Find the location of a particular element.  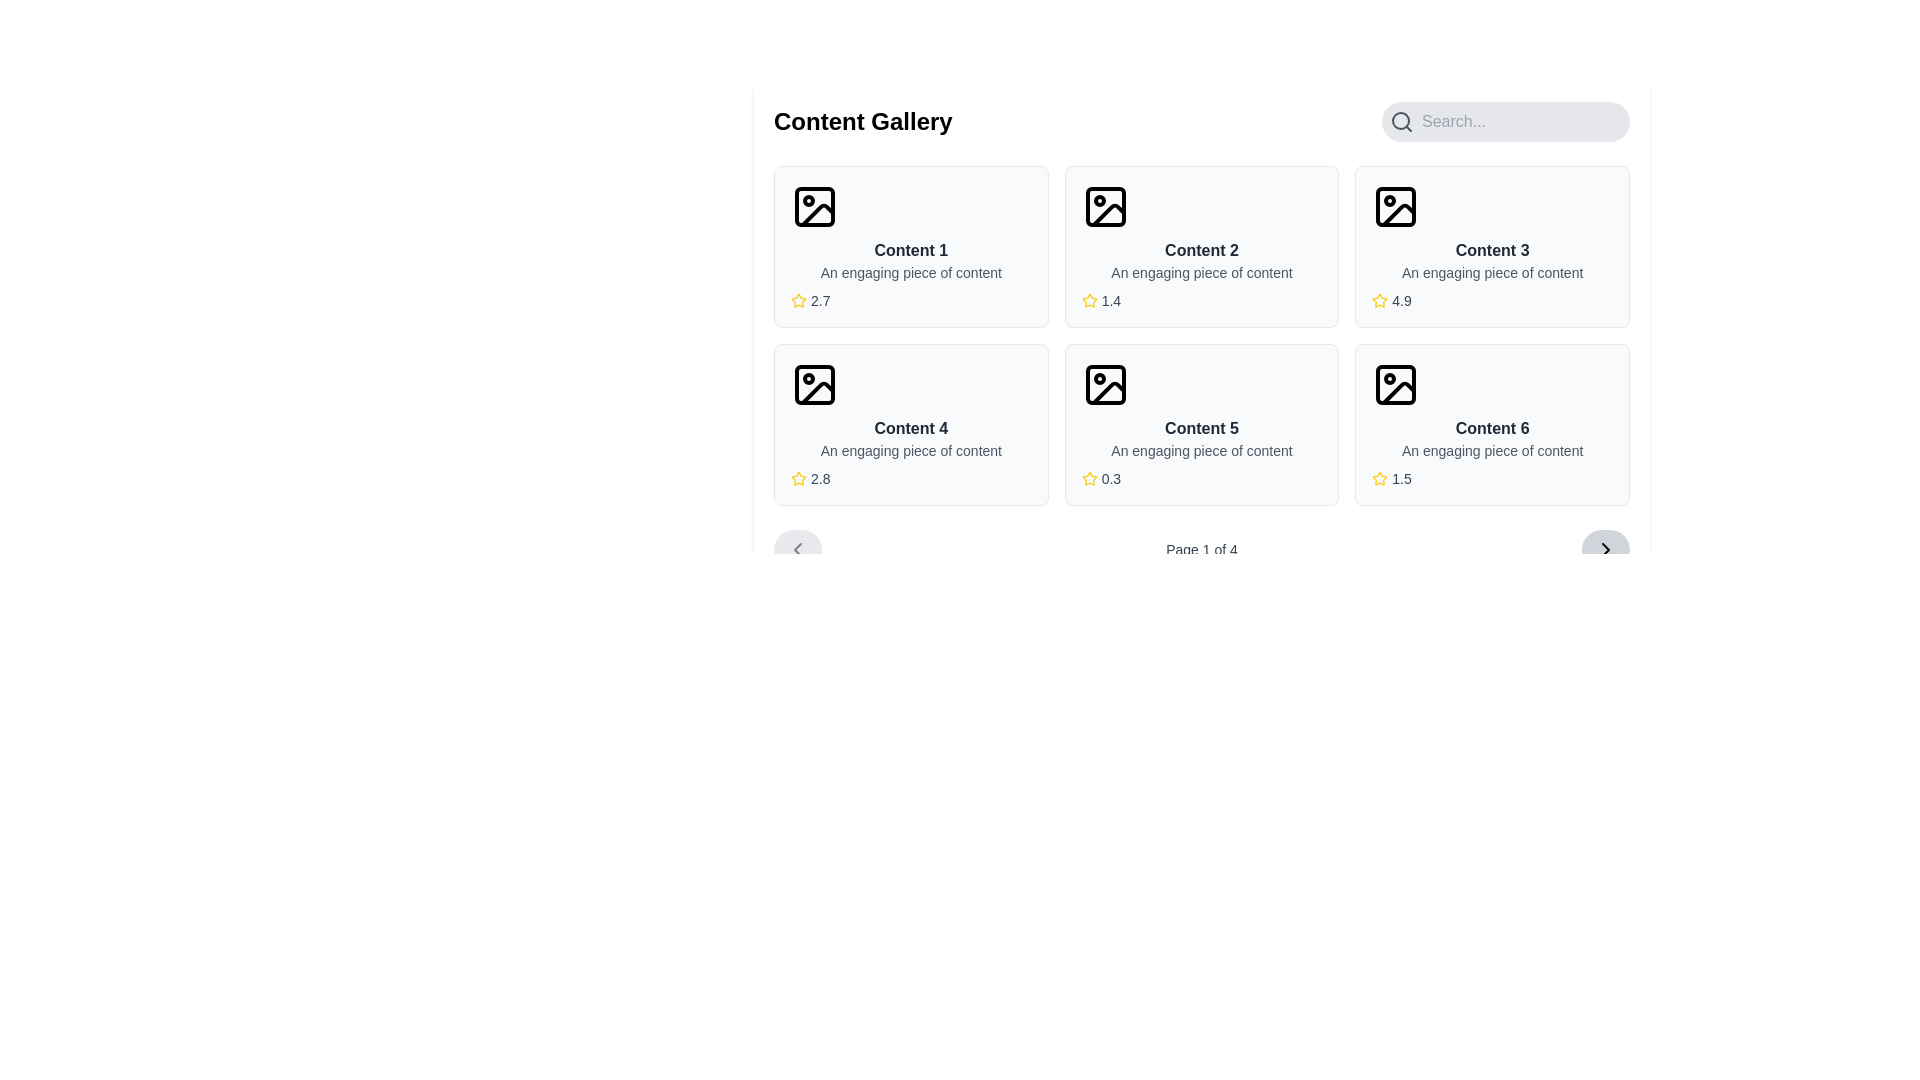

the descriptive subtitle text located in the fifth content card, positioned below the title 'Content 5' and above its associated rating is located at coordinates (1200, 451).